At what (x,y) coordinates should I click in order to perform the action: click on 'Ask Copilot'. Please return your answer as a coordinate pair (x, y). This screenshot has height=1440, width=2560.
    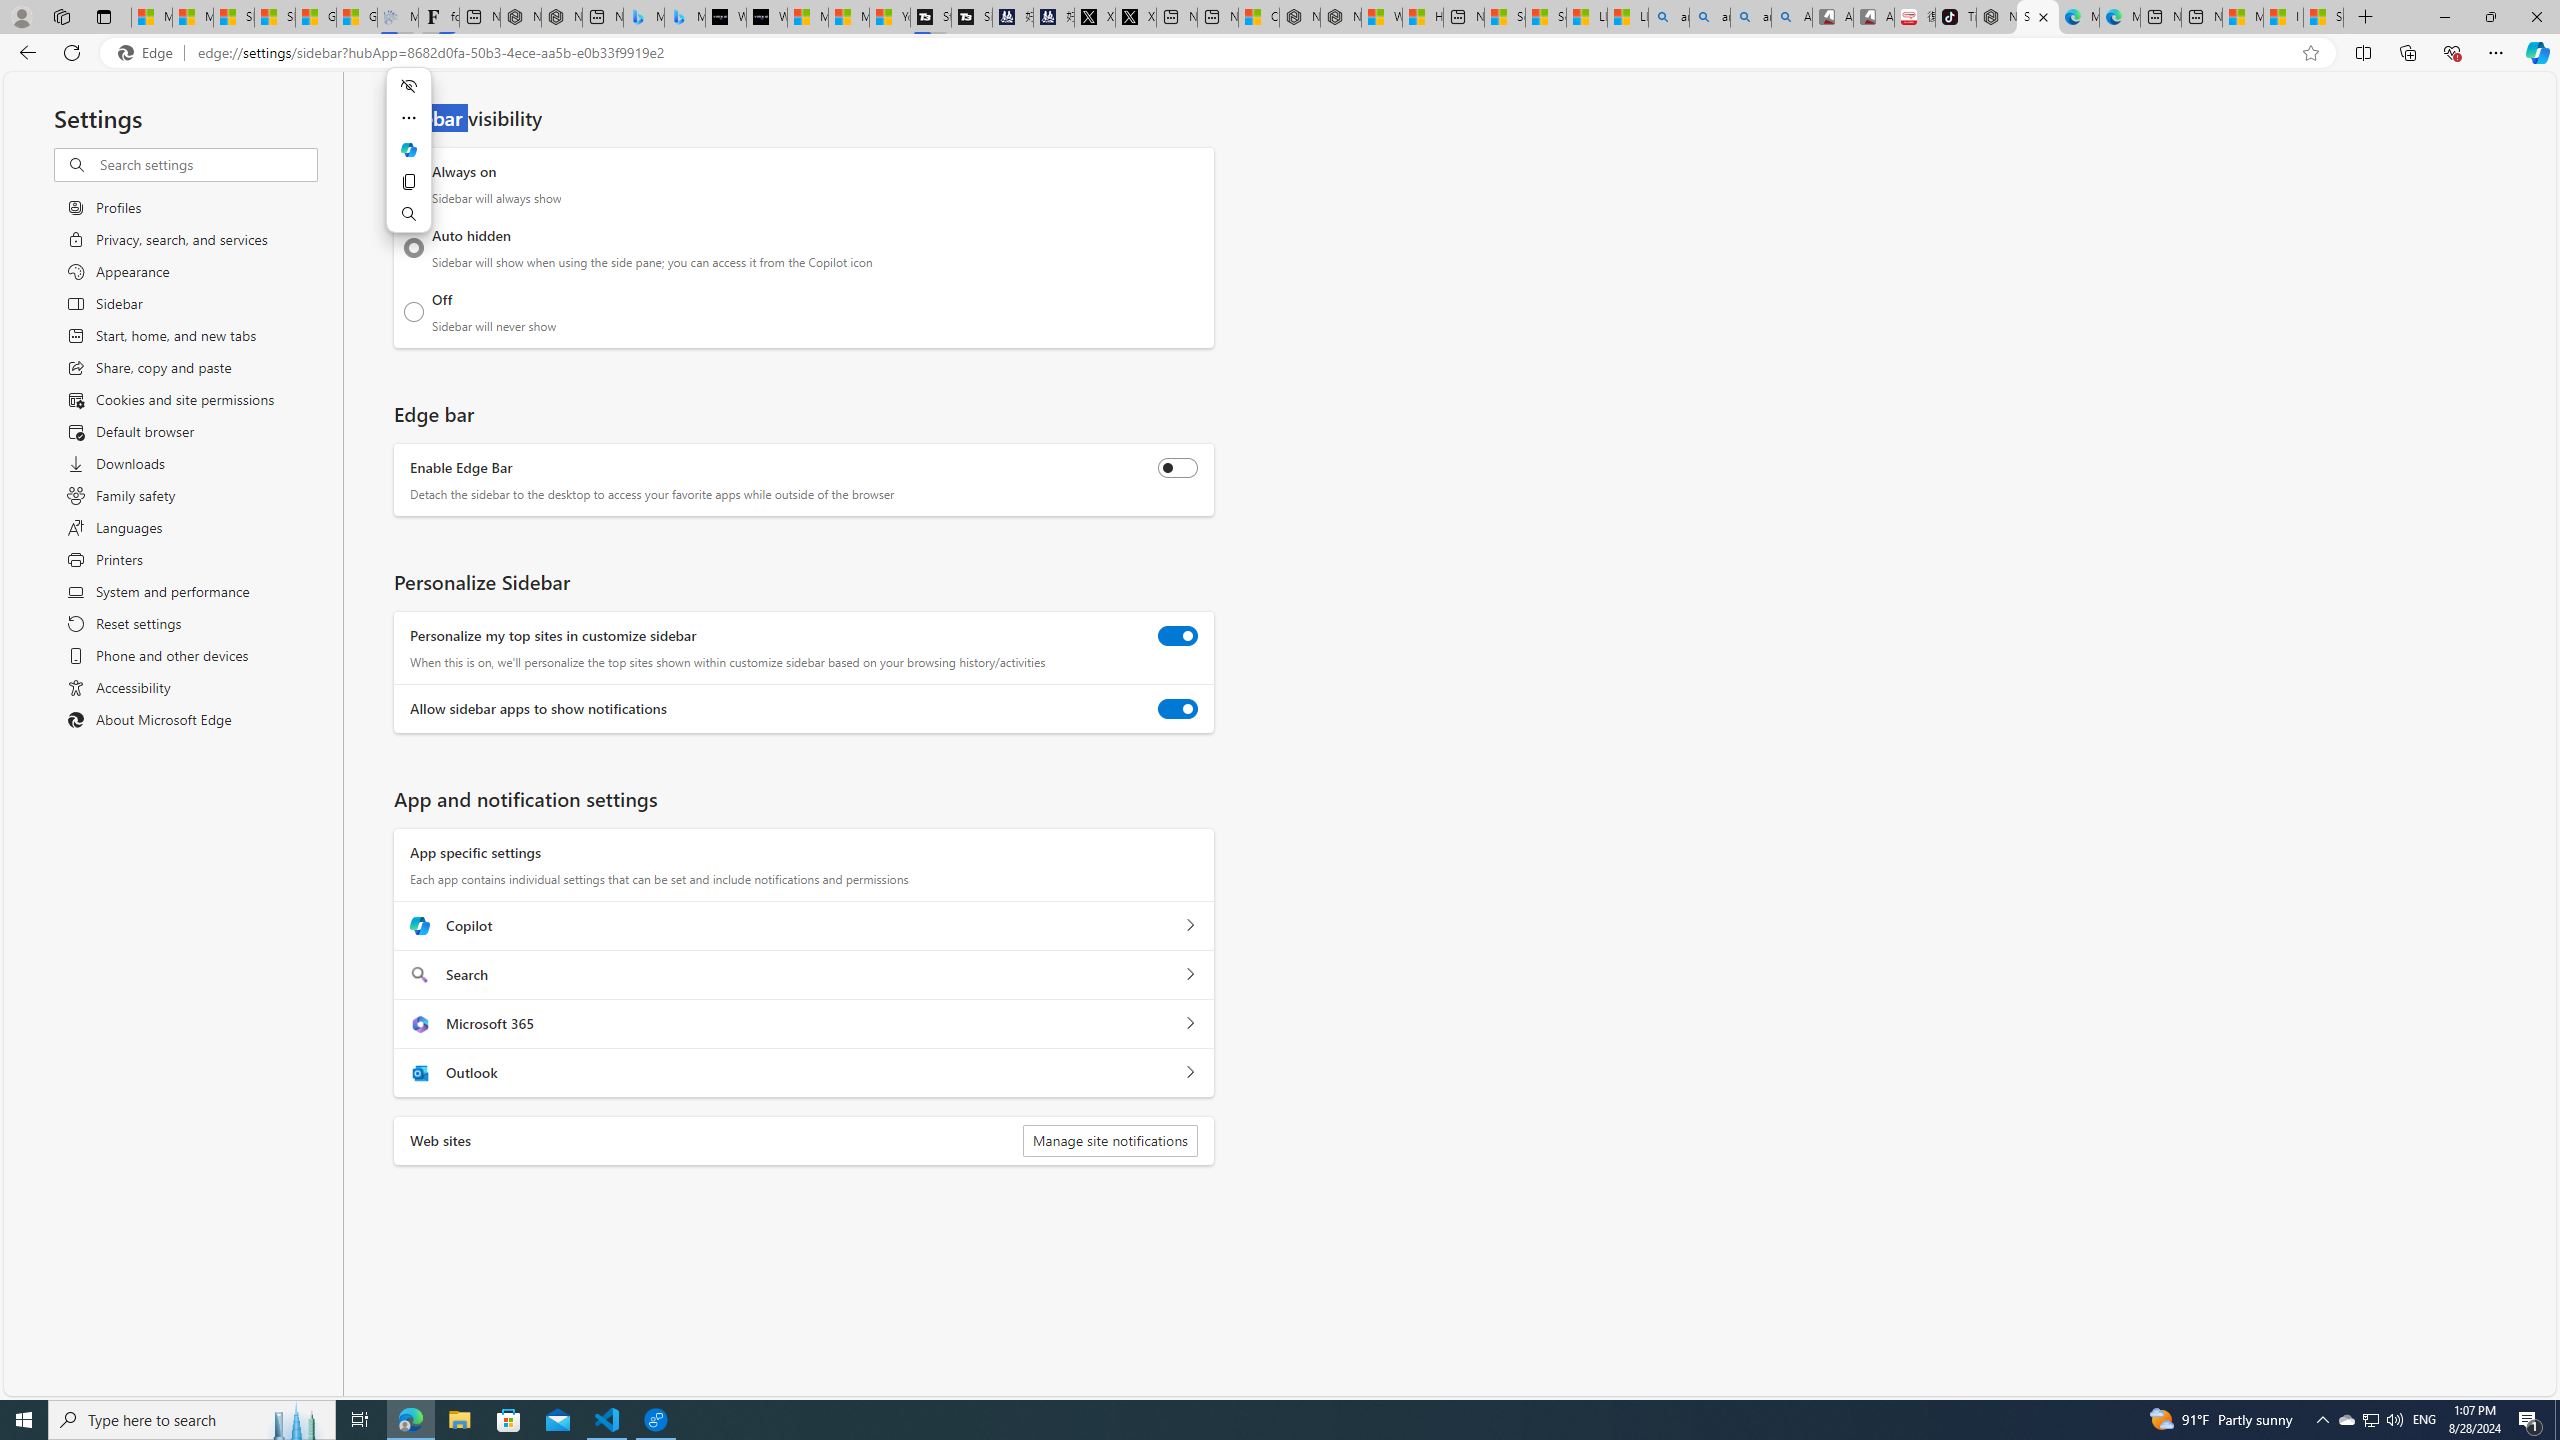
    Looking at the image, I should click on (407, 149).